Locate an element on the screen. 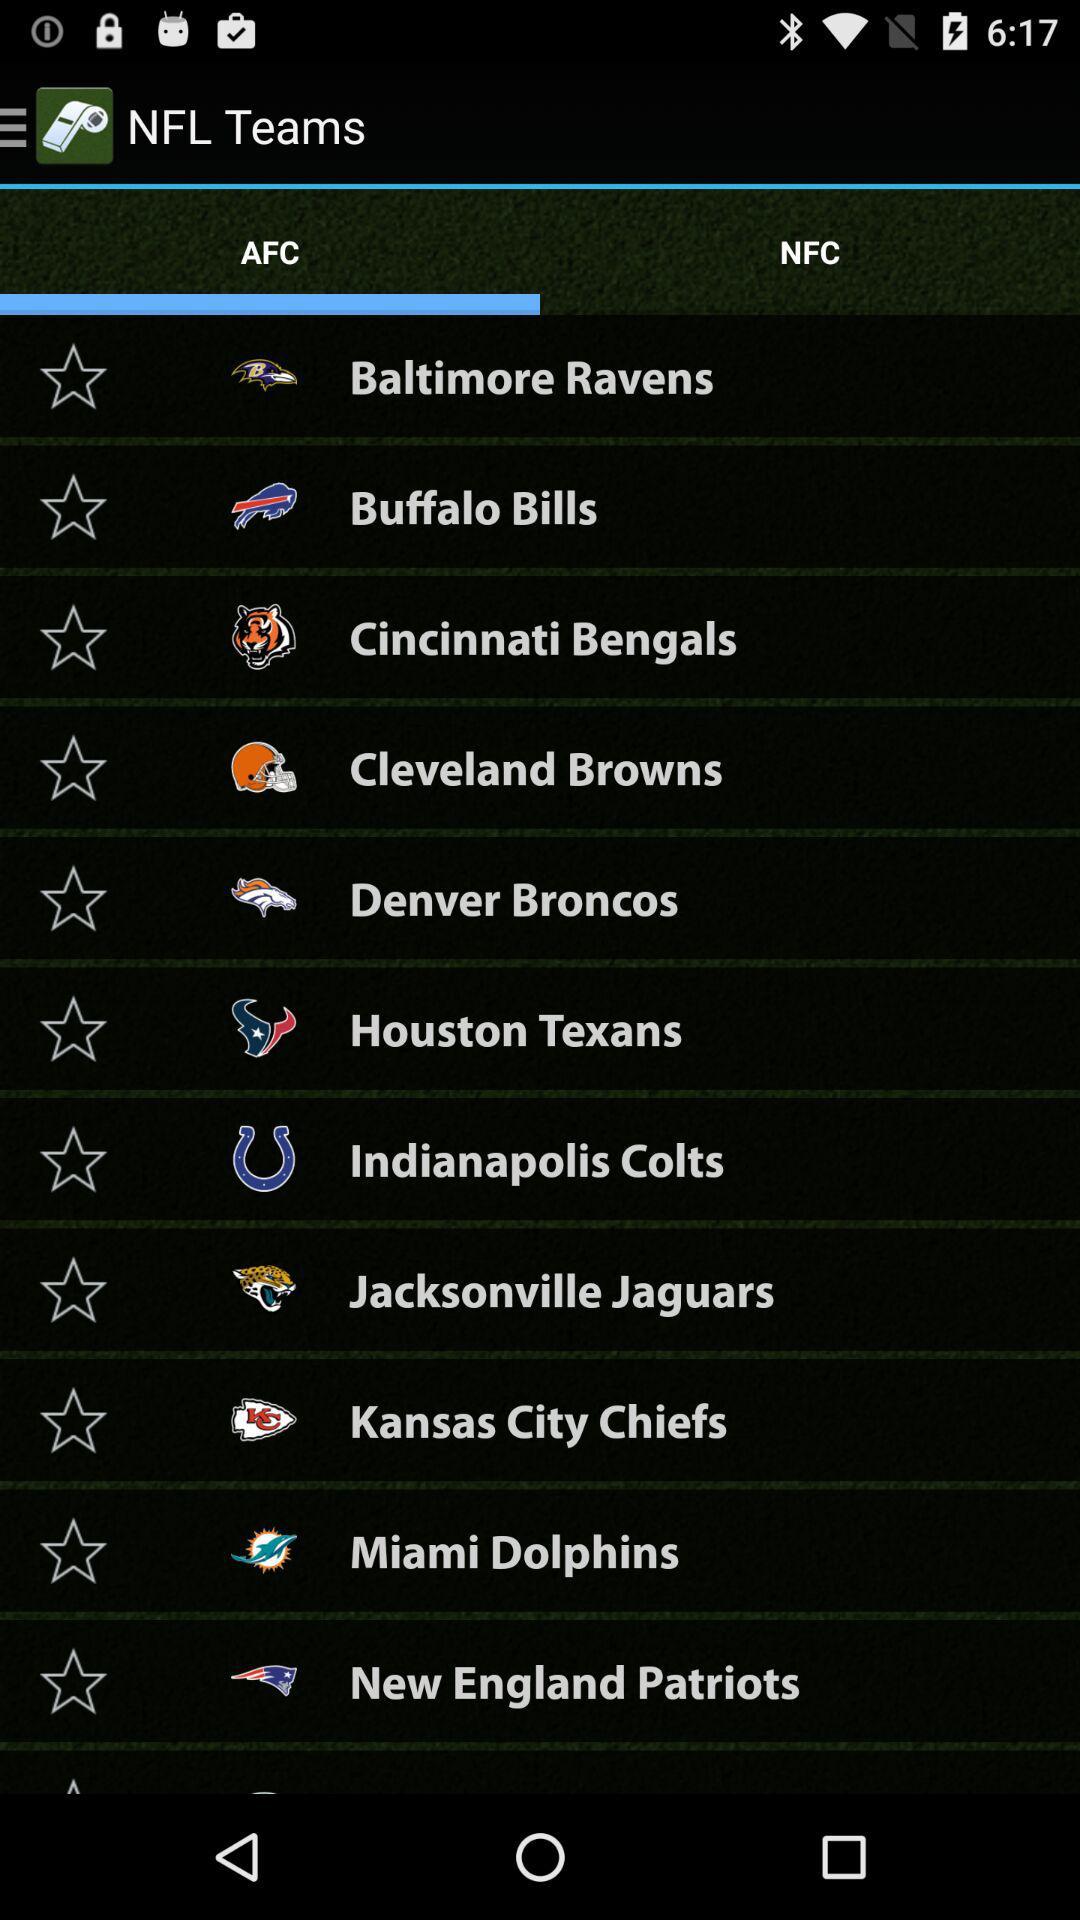 The height and width of the screenshot is (1920, 1080). miami dolphins app is located at coordinates (513, 1549).